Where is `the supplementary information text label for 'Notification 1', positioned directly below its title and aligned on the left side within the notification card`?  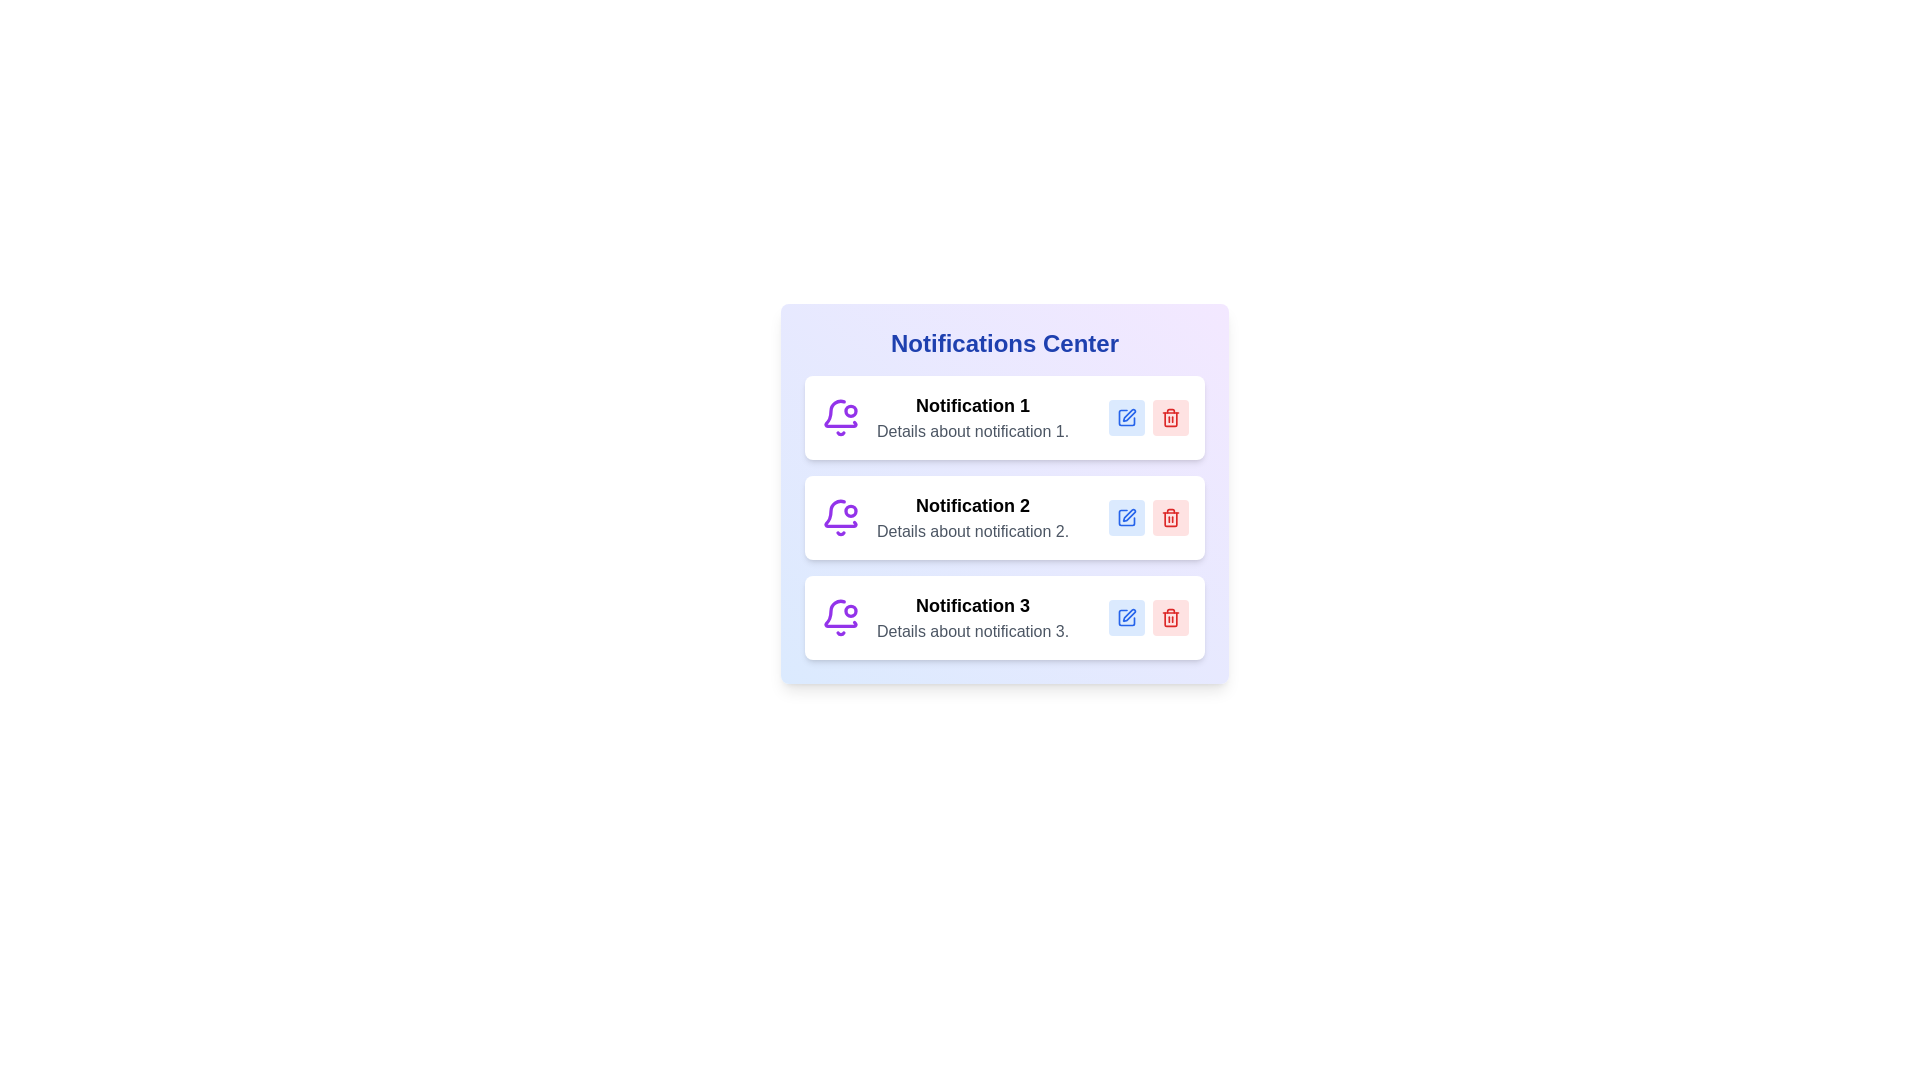 the supplementary information text label for 'Notification 1', positioned directly below its title and aligned on the left side within the notification card is located at coordinates (973, 431).